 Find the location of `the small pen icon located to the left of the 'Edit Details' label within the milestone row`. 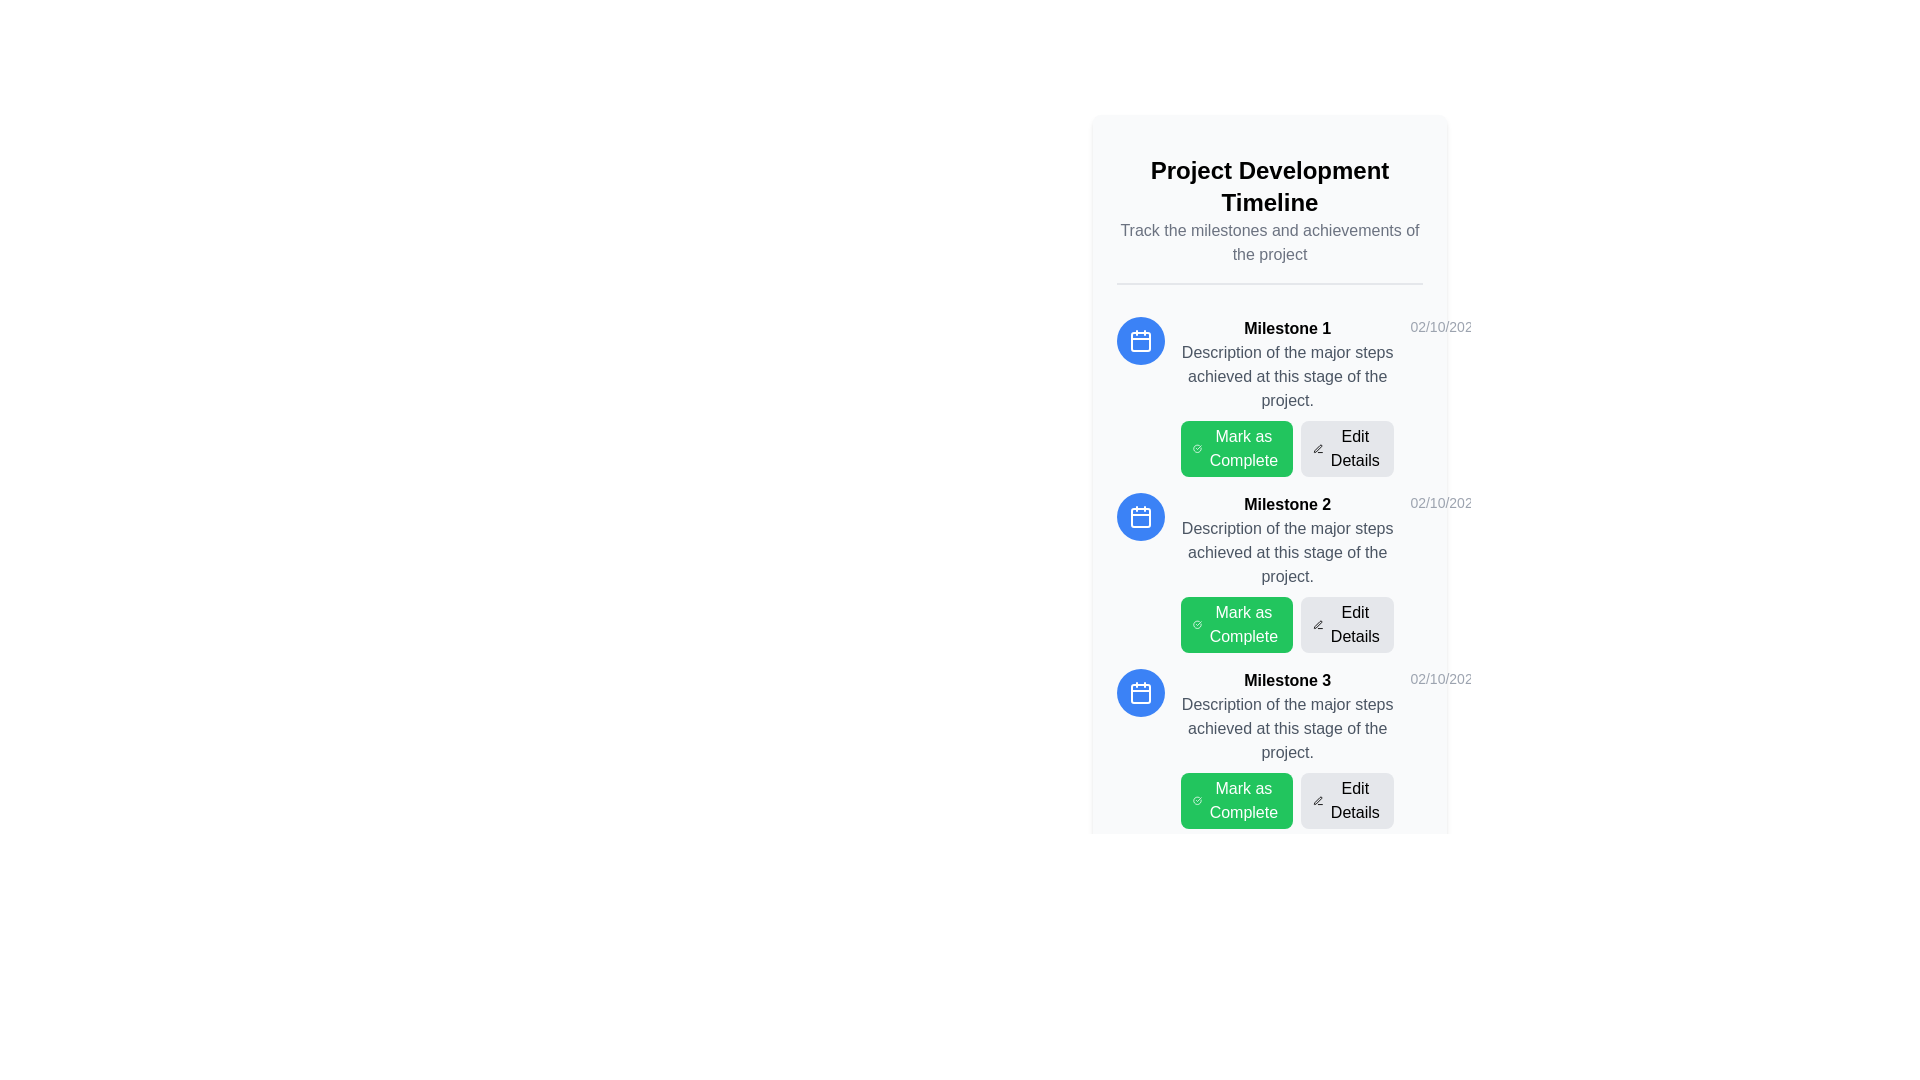

the small pen icon located to the left of the 'Edit Details' label within the milestone row is located at coordinates (1318, 447).